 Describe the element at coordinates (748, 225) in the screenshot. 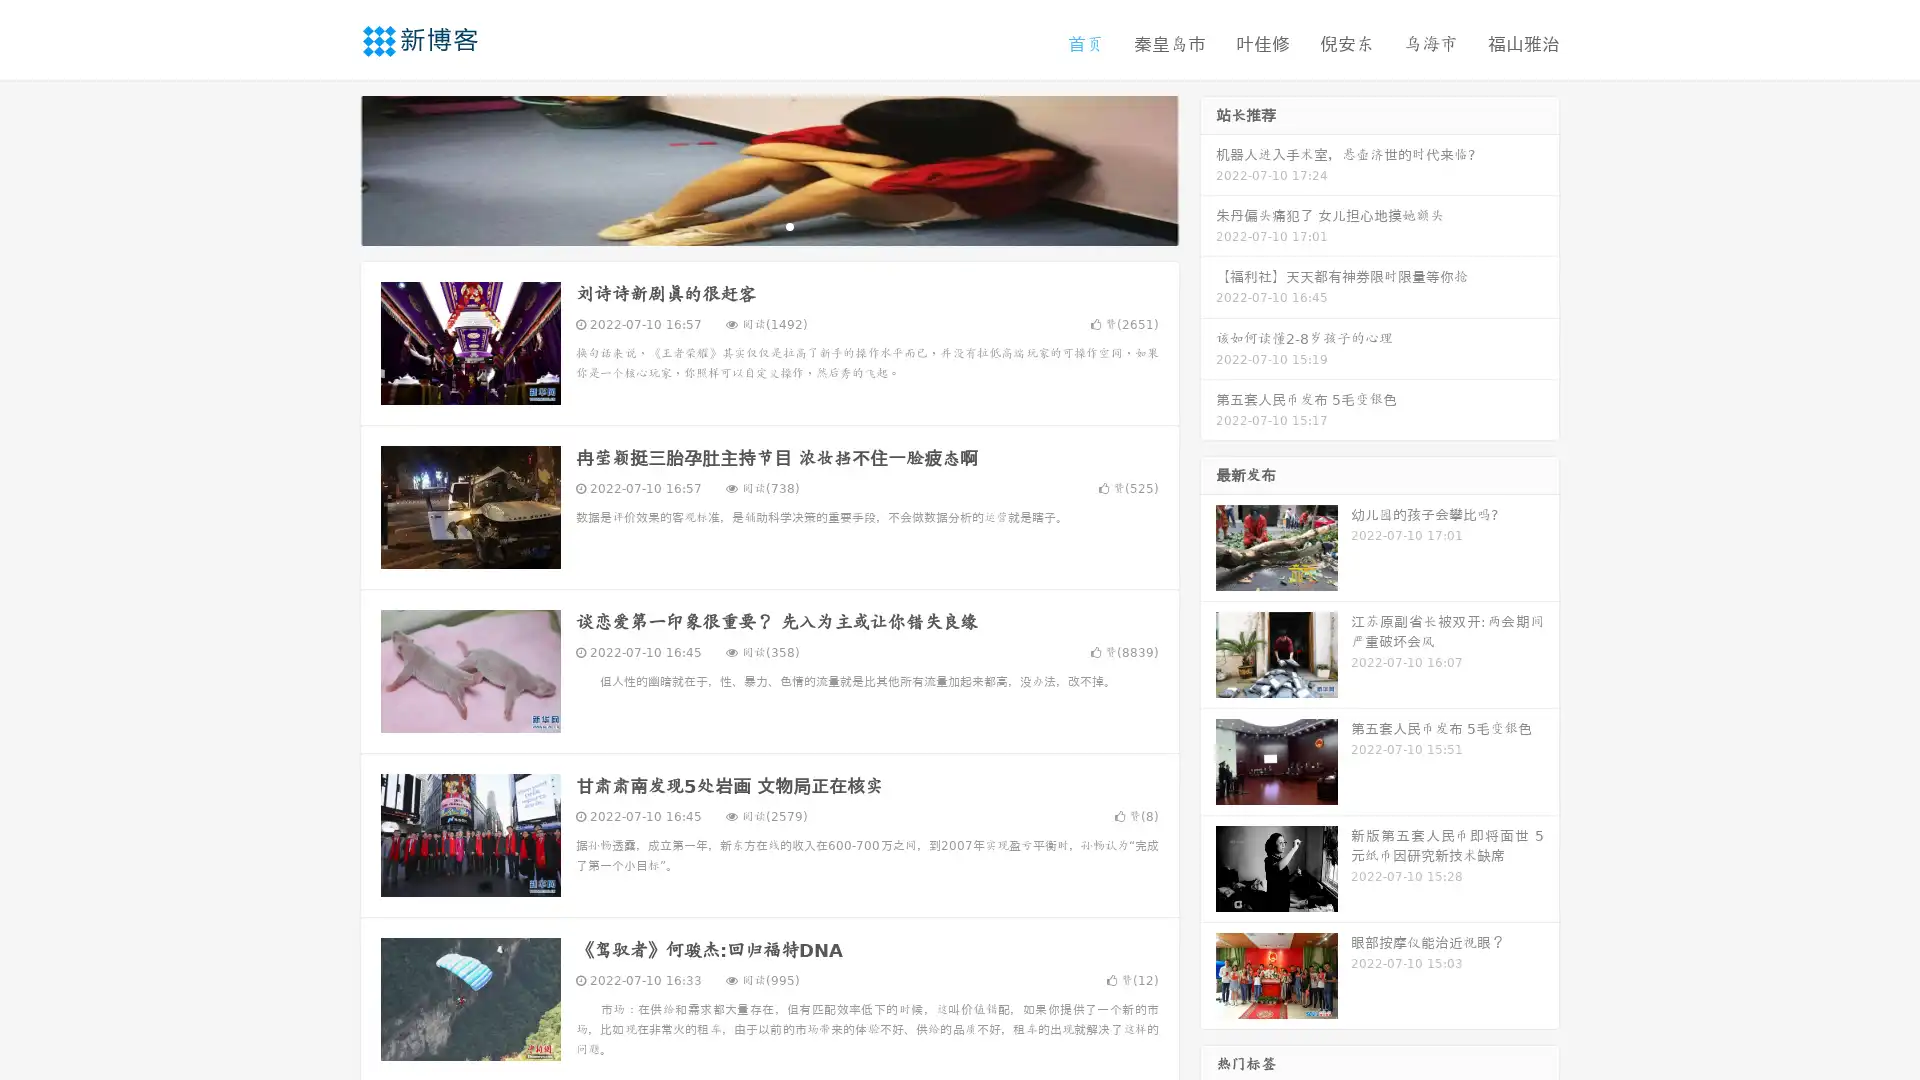

I see `Go to slide 1` at that location.